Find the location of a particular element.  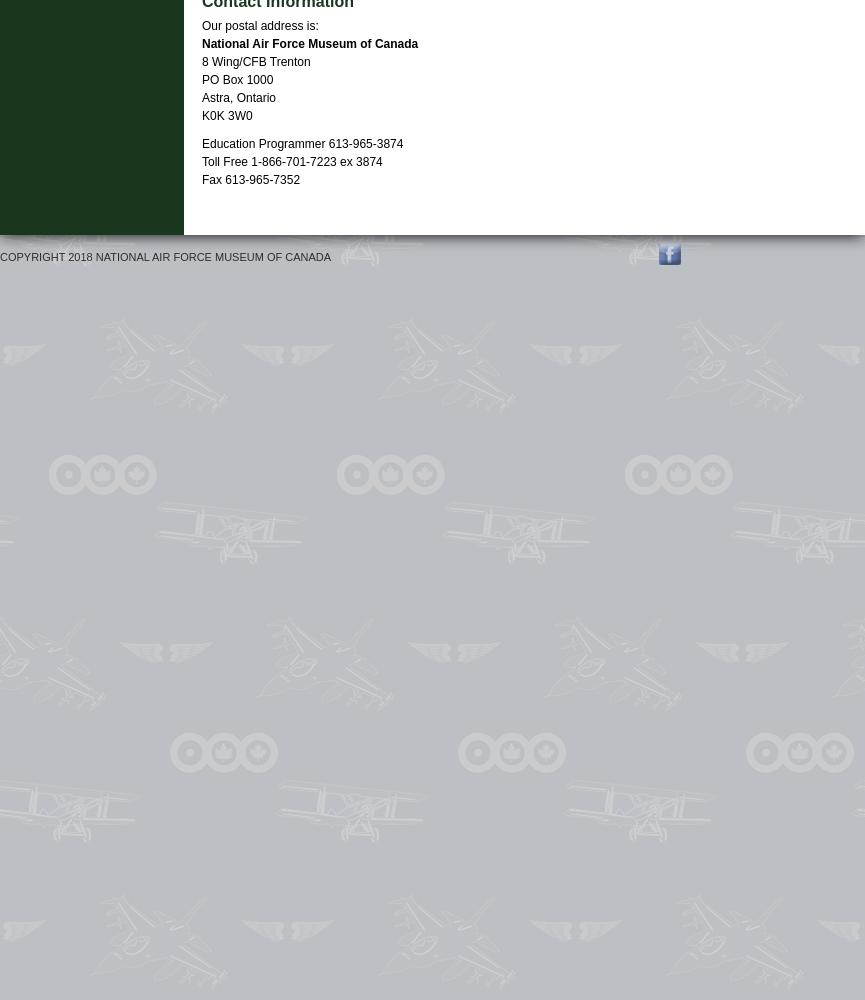

'Our postal address is:' is located at coordinates (259, 26).